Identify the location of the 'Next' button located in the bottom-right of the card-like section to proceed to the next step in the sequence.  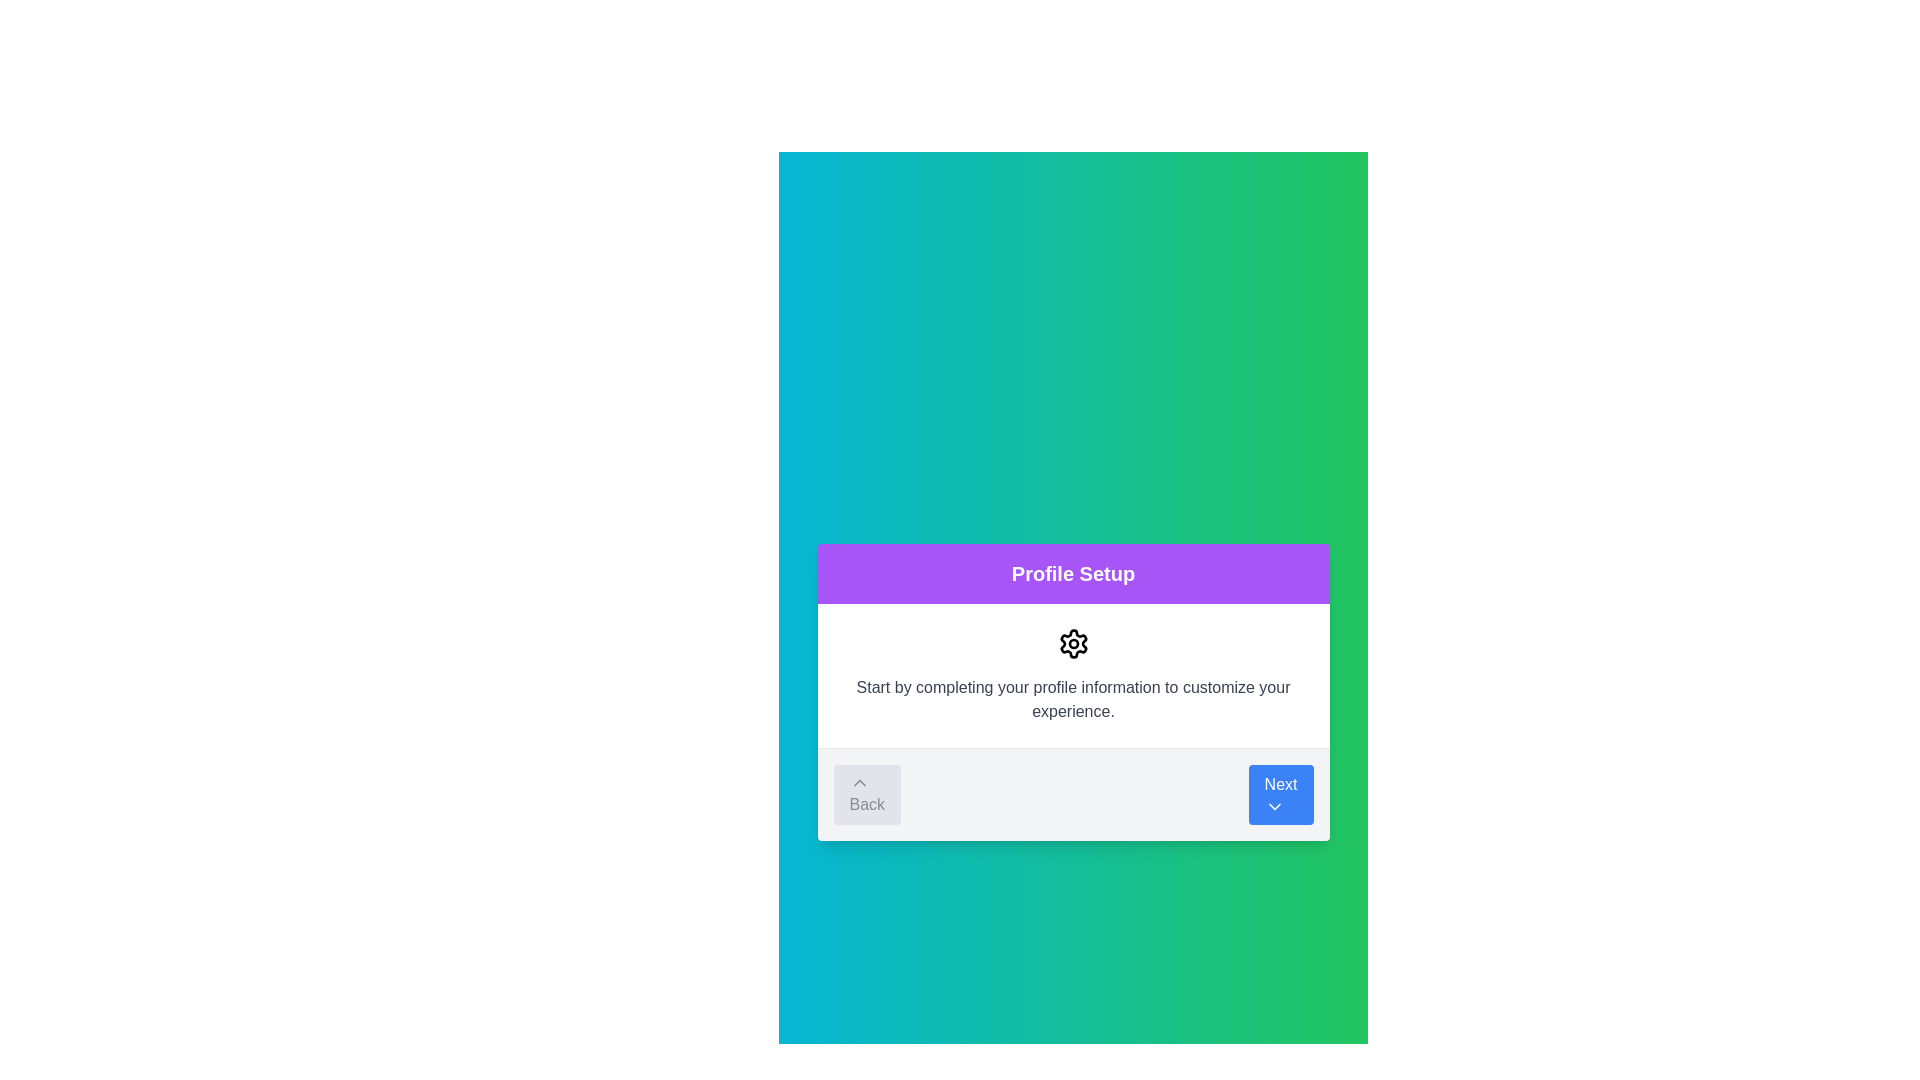
(1281, 793).